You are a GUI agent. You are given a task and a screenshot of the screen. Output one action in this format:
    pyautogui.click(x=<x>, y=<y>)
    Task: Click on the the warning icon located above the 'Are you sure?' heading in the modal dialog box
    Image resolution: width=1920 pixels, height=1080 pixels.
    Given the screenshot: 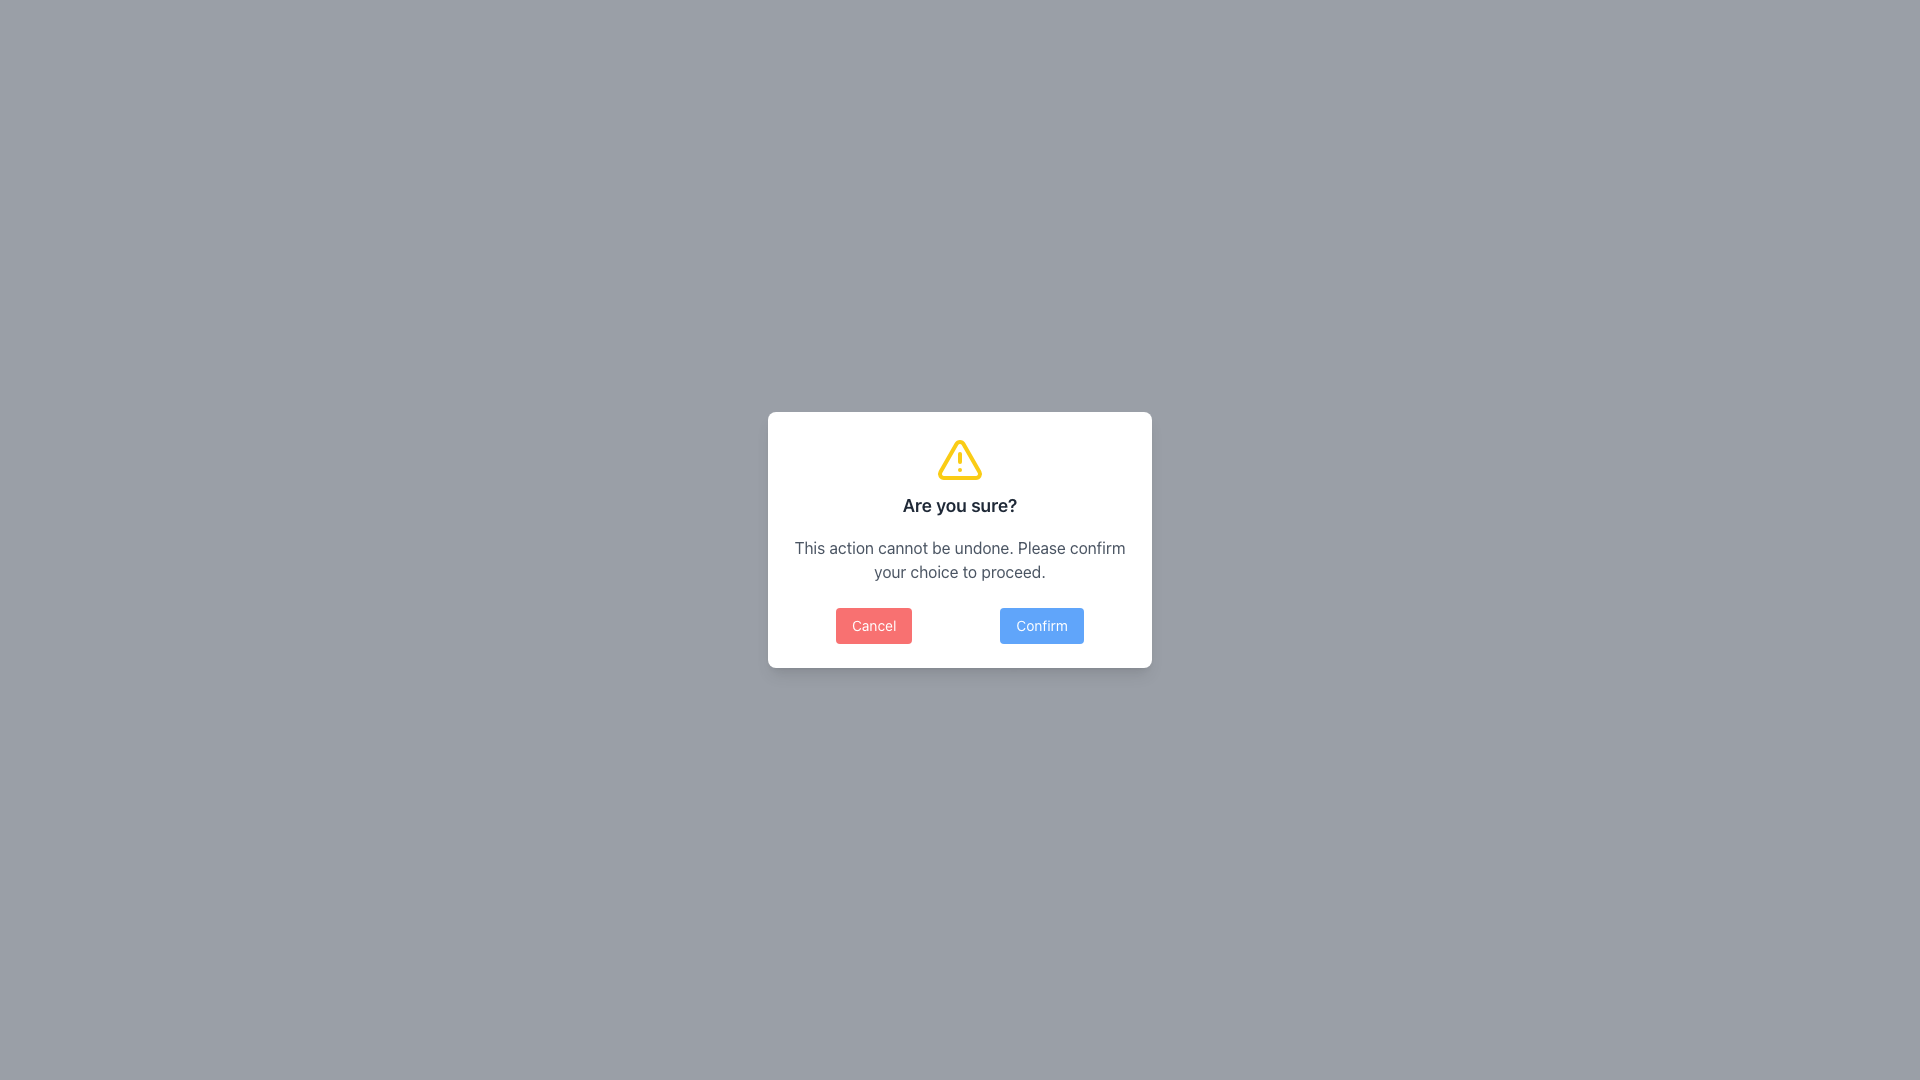 What is the action you would take?
    pyautogui.click(x=960, y=459)
    